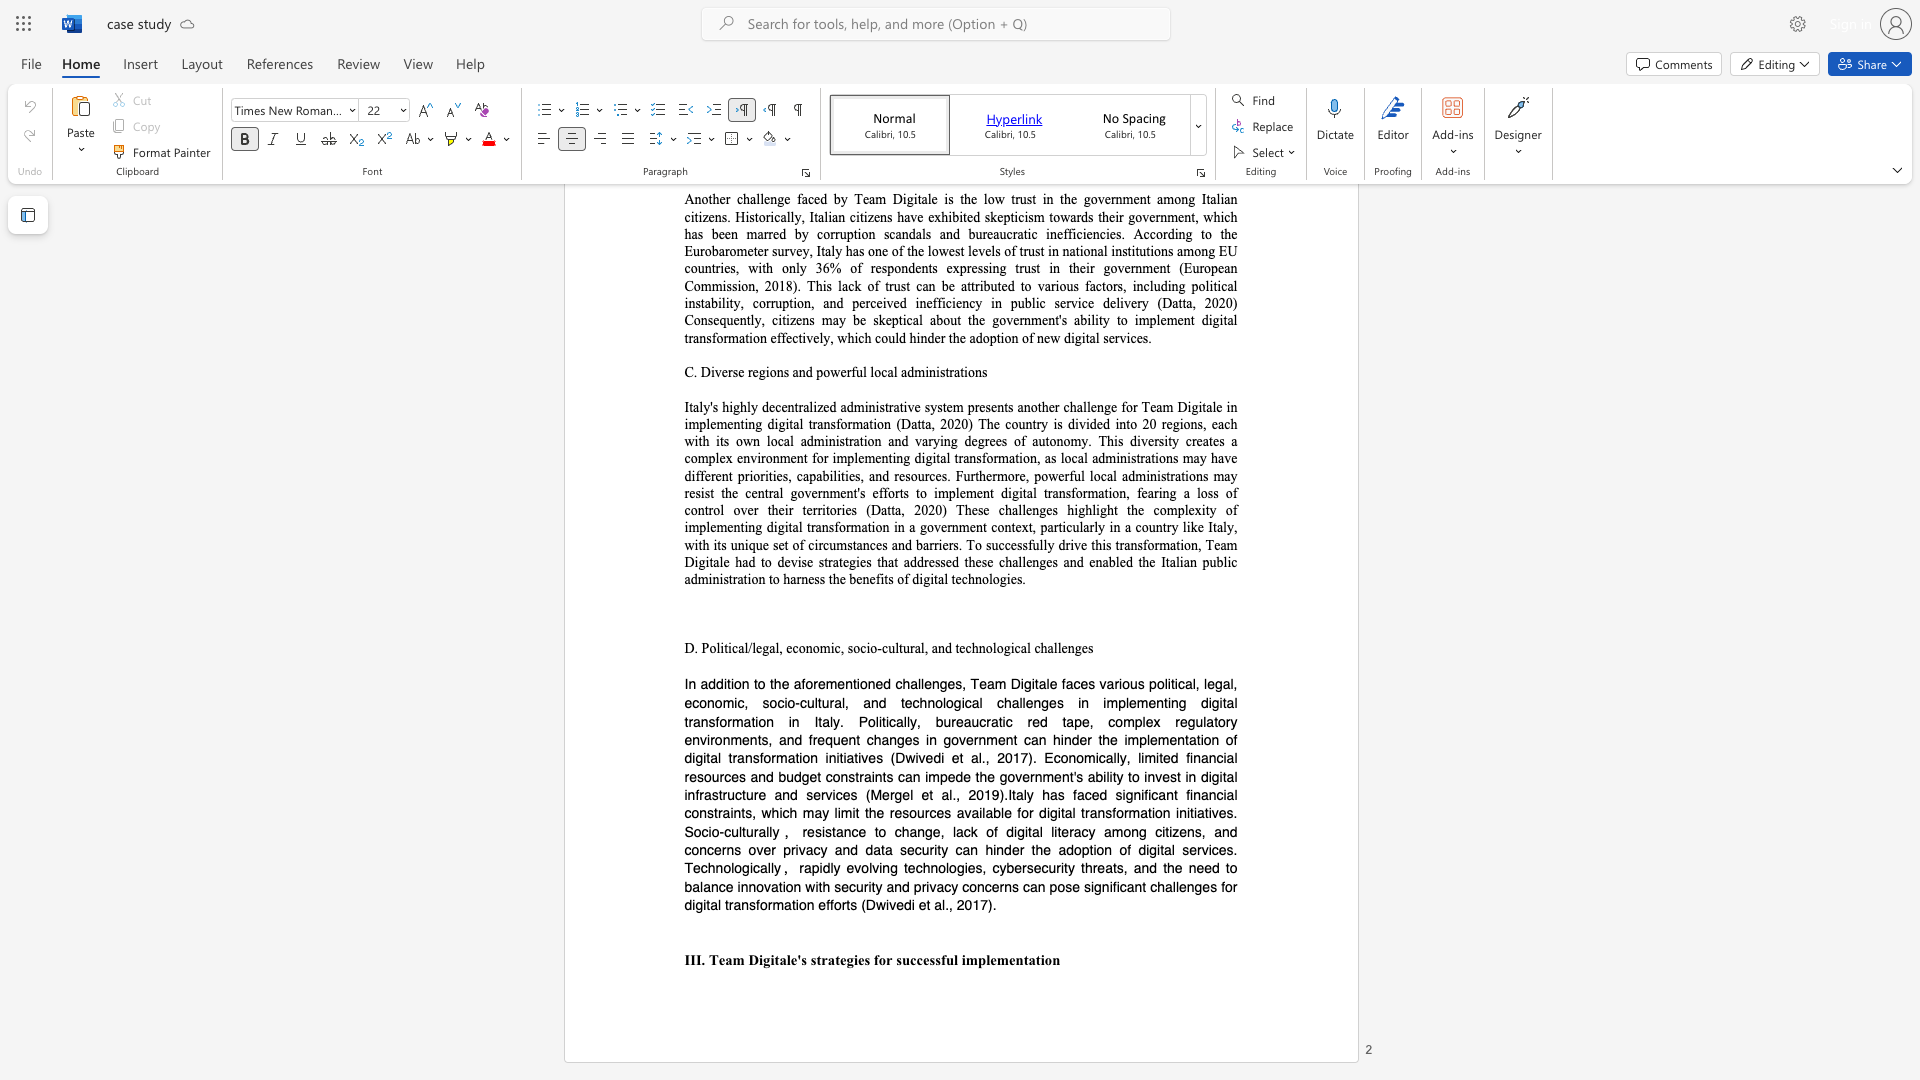  Describe the element at coordinates (908, 813) in the screenshot. I see `the subset text "ources available for dig" within the text "l infrastructure and services (Mergel et al., 2019).Italy has faced significant financial constraints, which may limit the resources available for digital transformation initiatives. Socio-culturally"` at that location.